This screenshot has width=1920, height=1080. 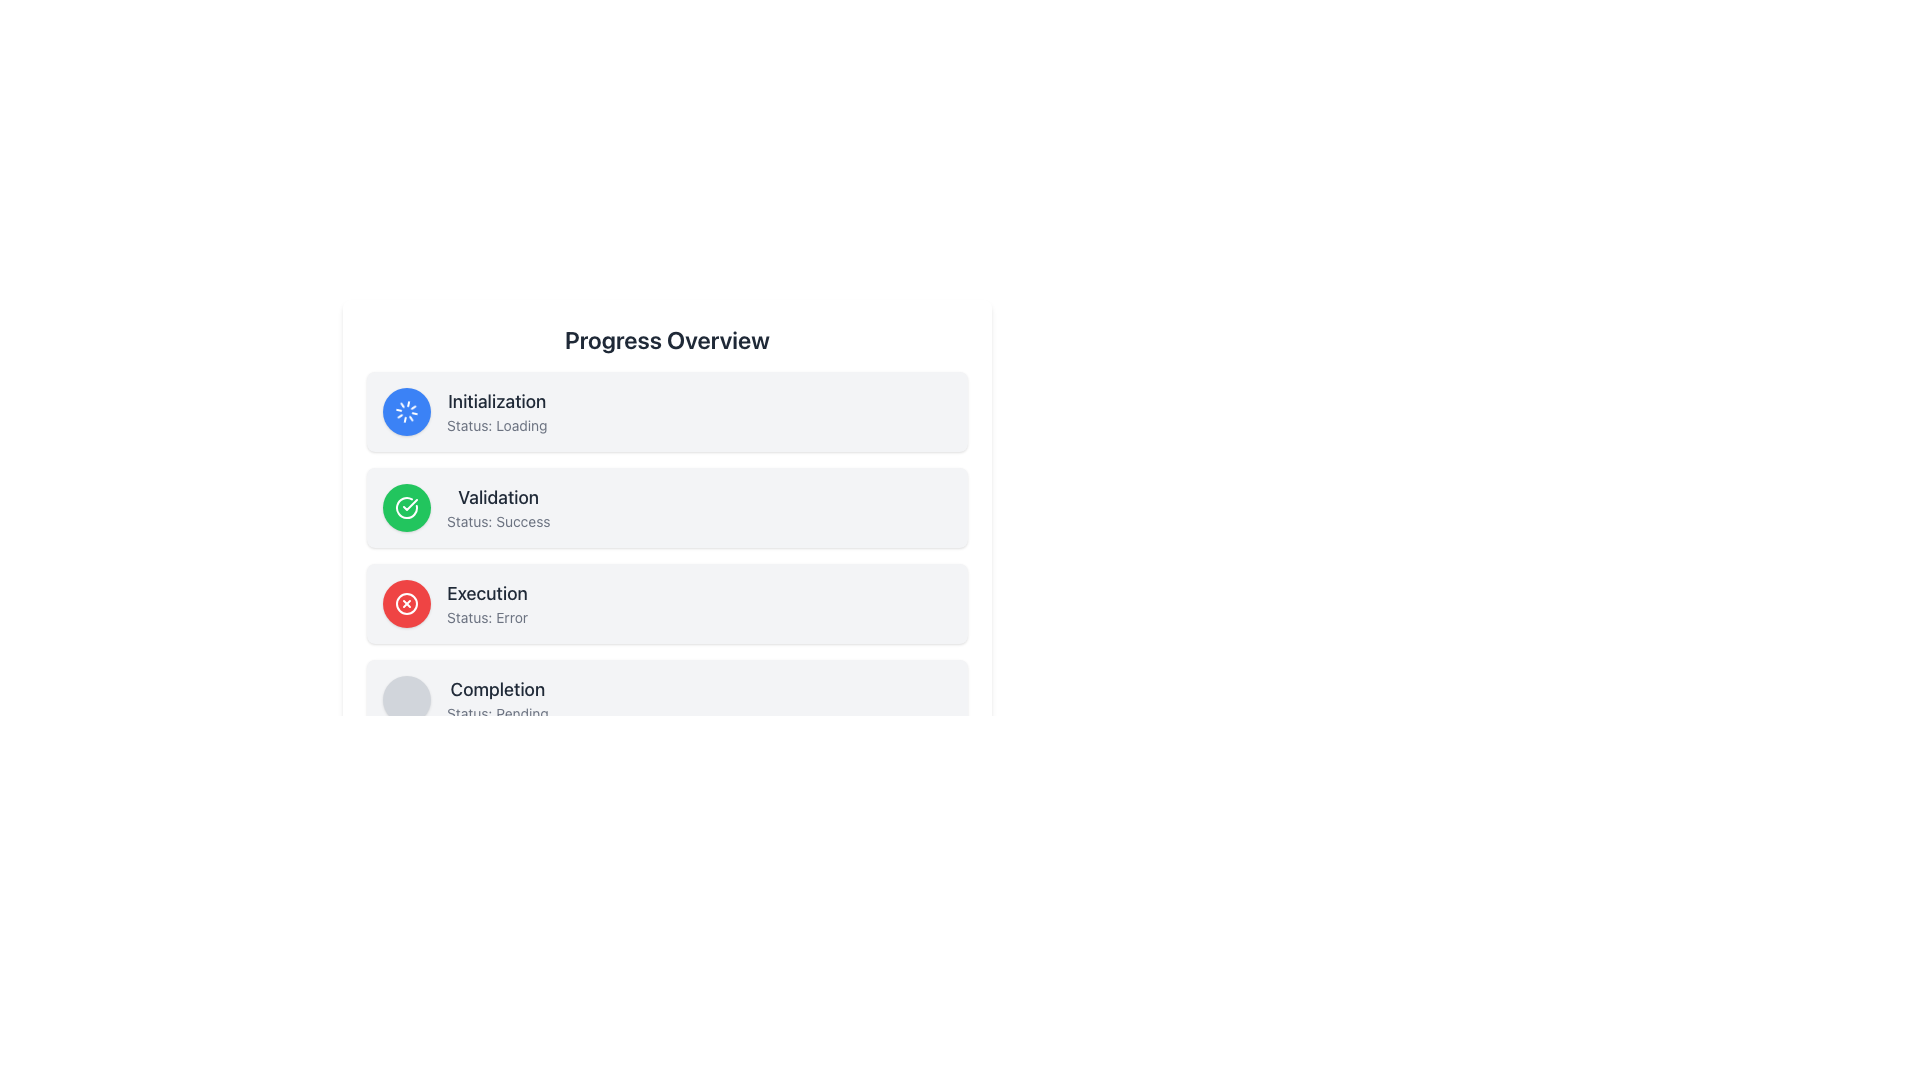 What do you see at coordinates (497, 689) in the screenshot?
I see `the text label that serves as a title or heading for the fourth item in the vertical progress overview list, positioned above the smaller text displaying 'Status: pending'` at bounding box center [497, 689].